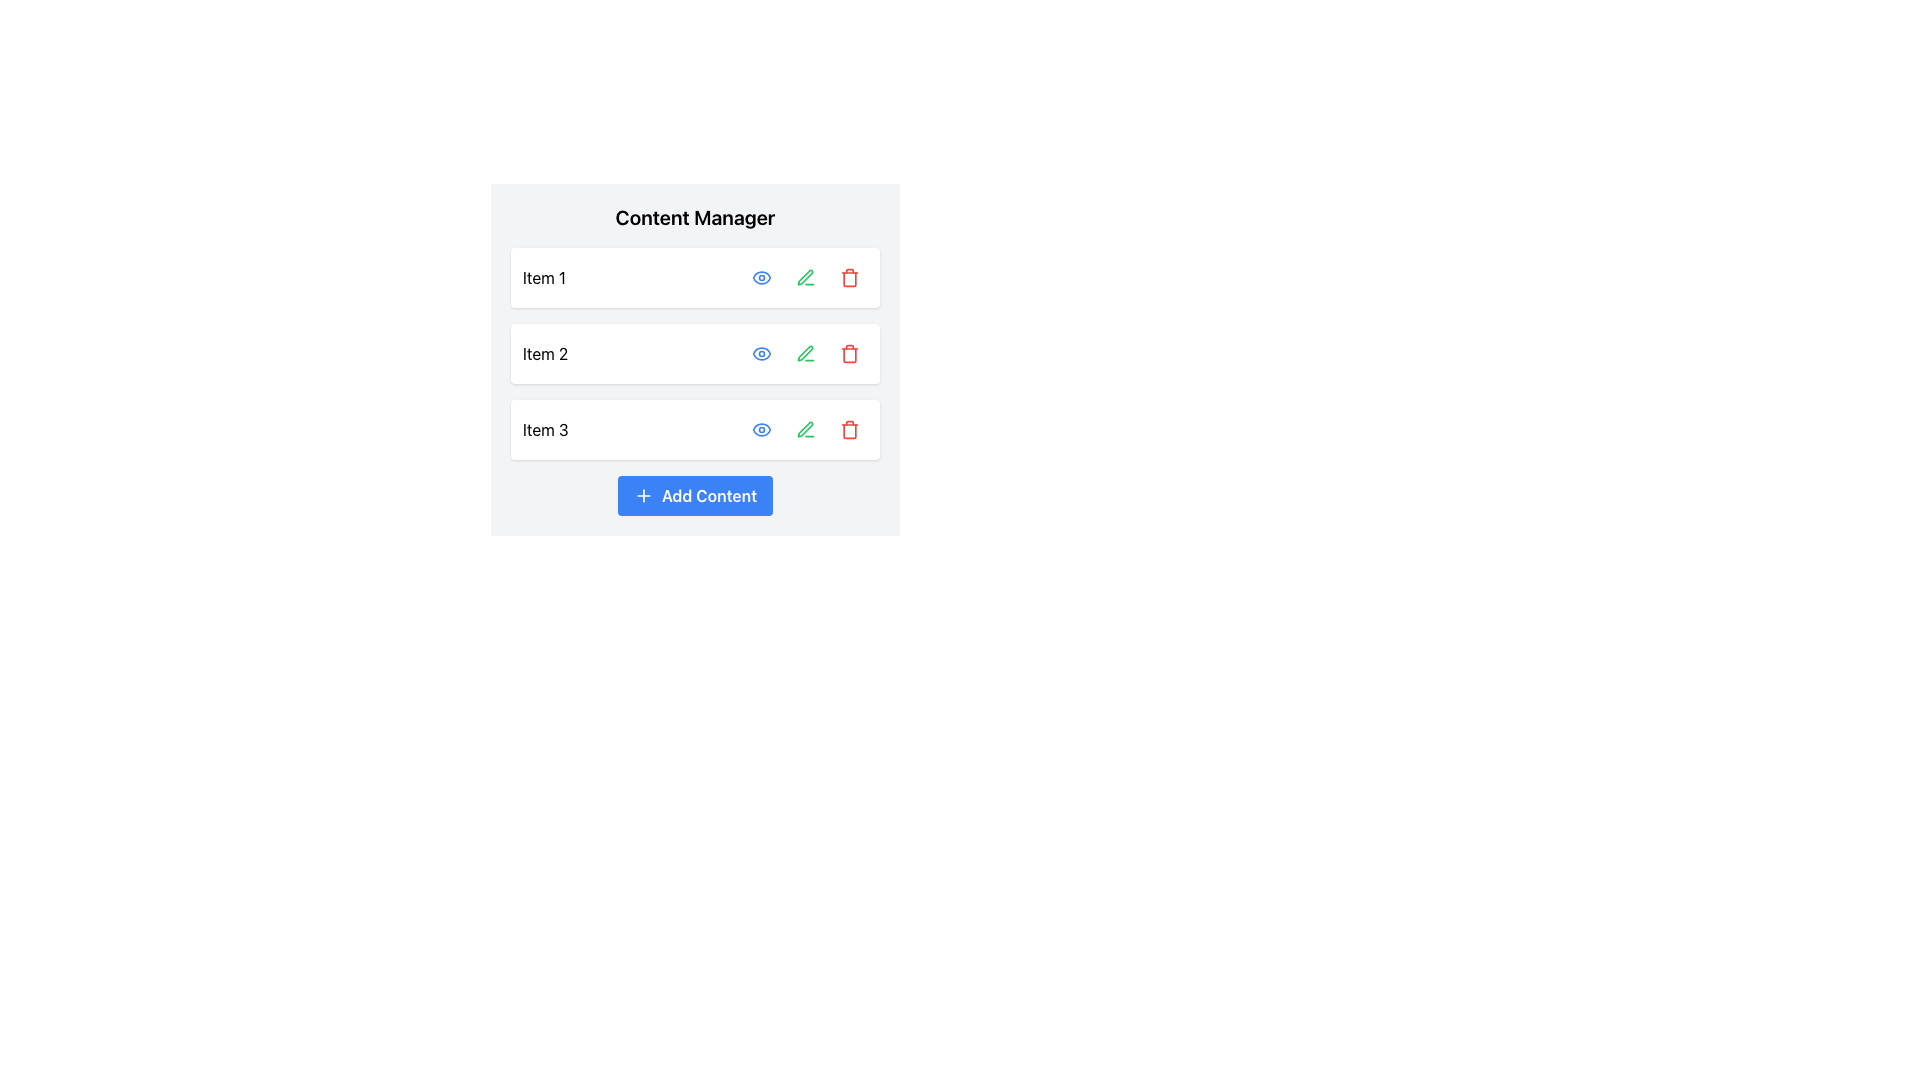  I want to click on the small red trash can icon button, which is the last of three action buttons aligned to the right in the row for 'Item 3', so click(849, 428).